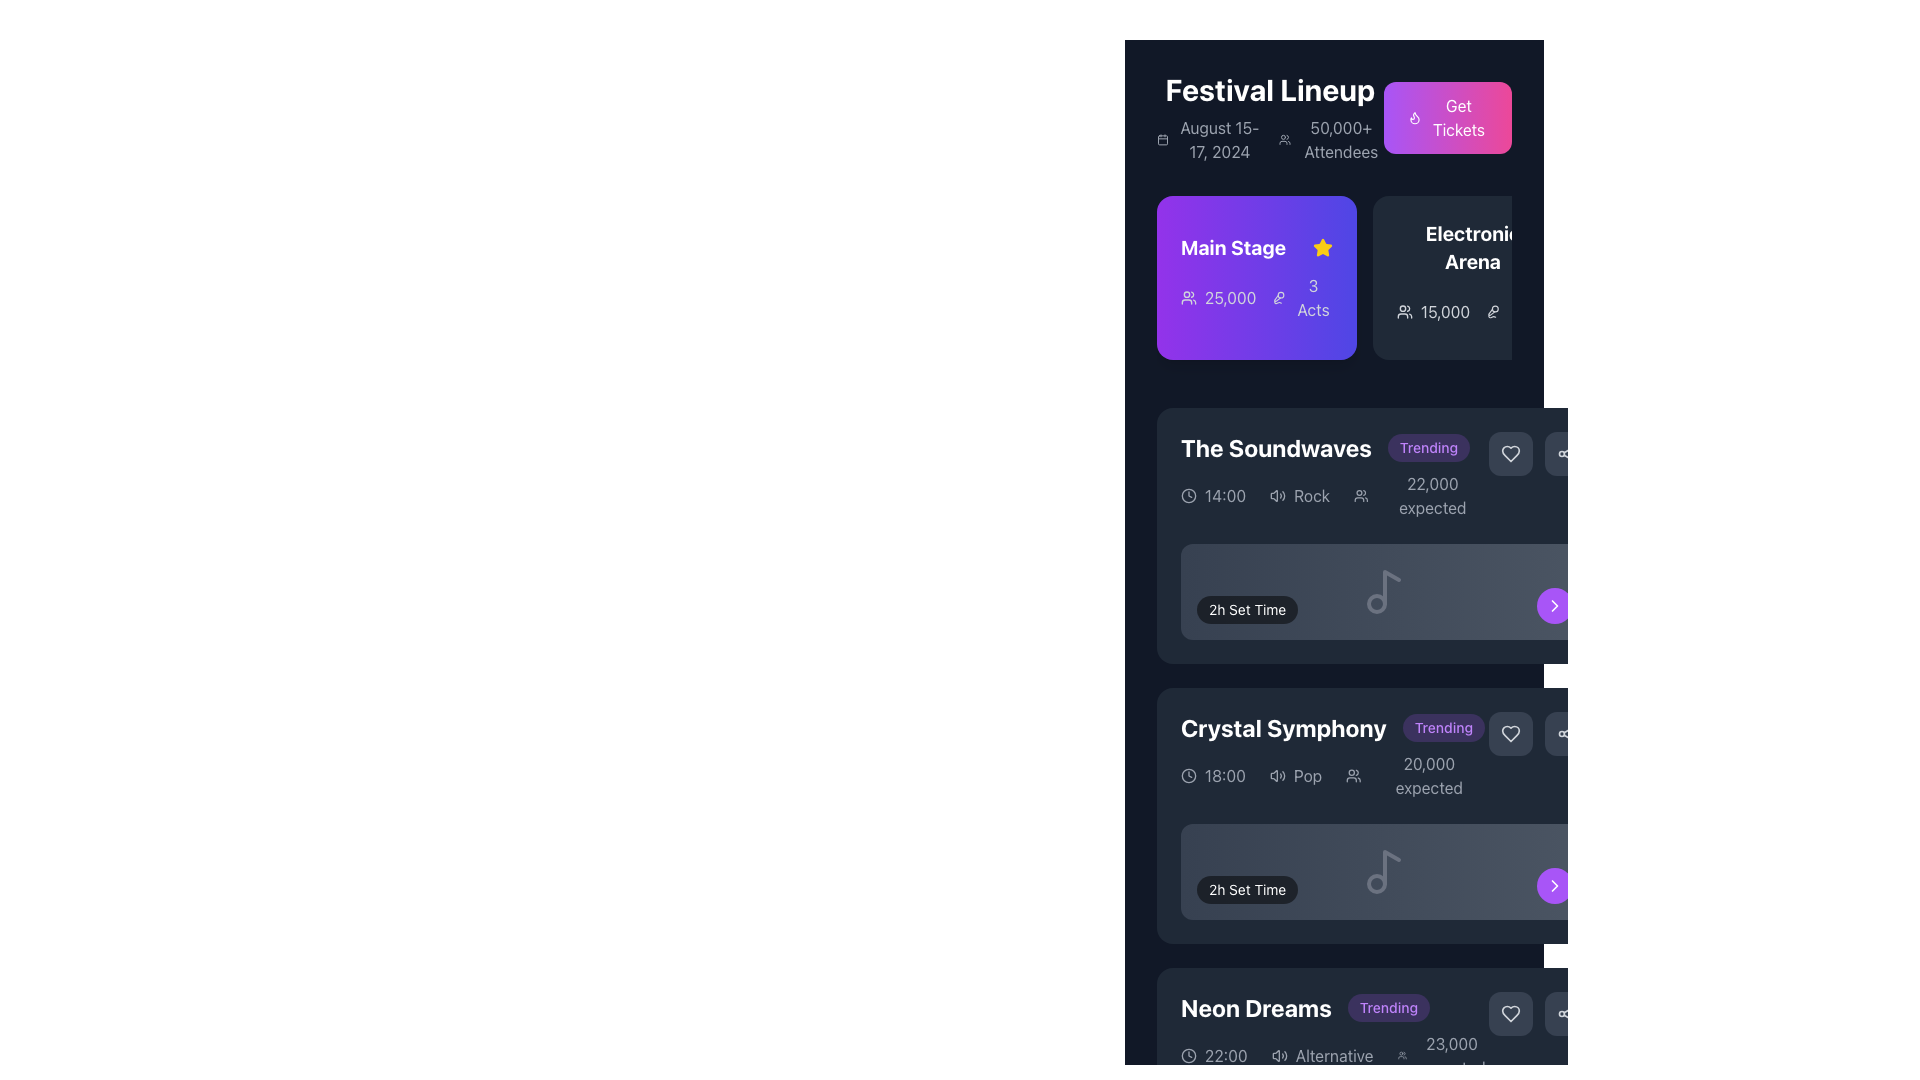 The image size is (1920, 1080). What do you see at coordinates (1511, 1014) in the screenshot?
I see `the heart-shaped icon button with a dark gray background` at bounding box center [1511, 1014].